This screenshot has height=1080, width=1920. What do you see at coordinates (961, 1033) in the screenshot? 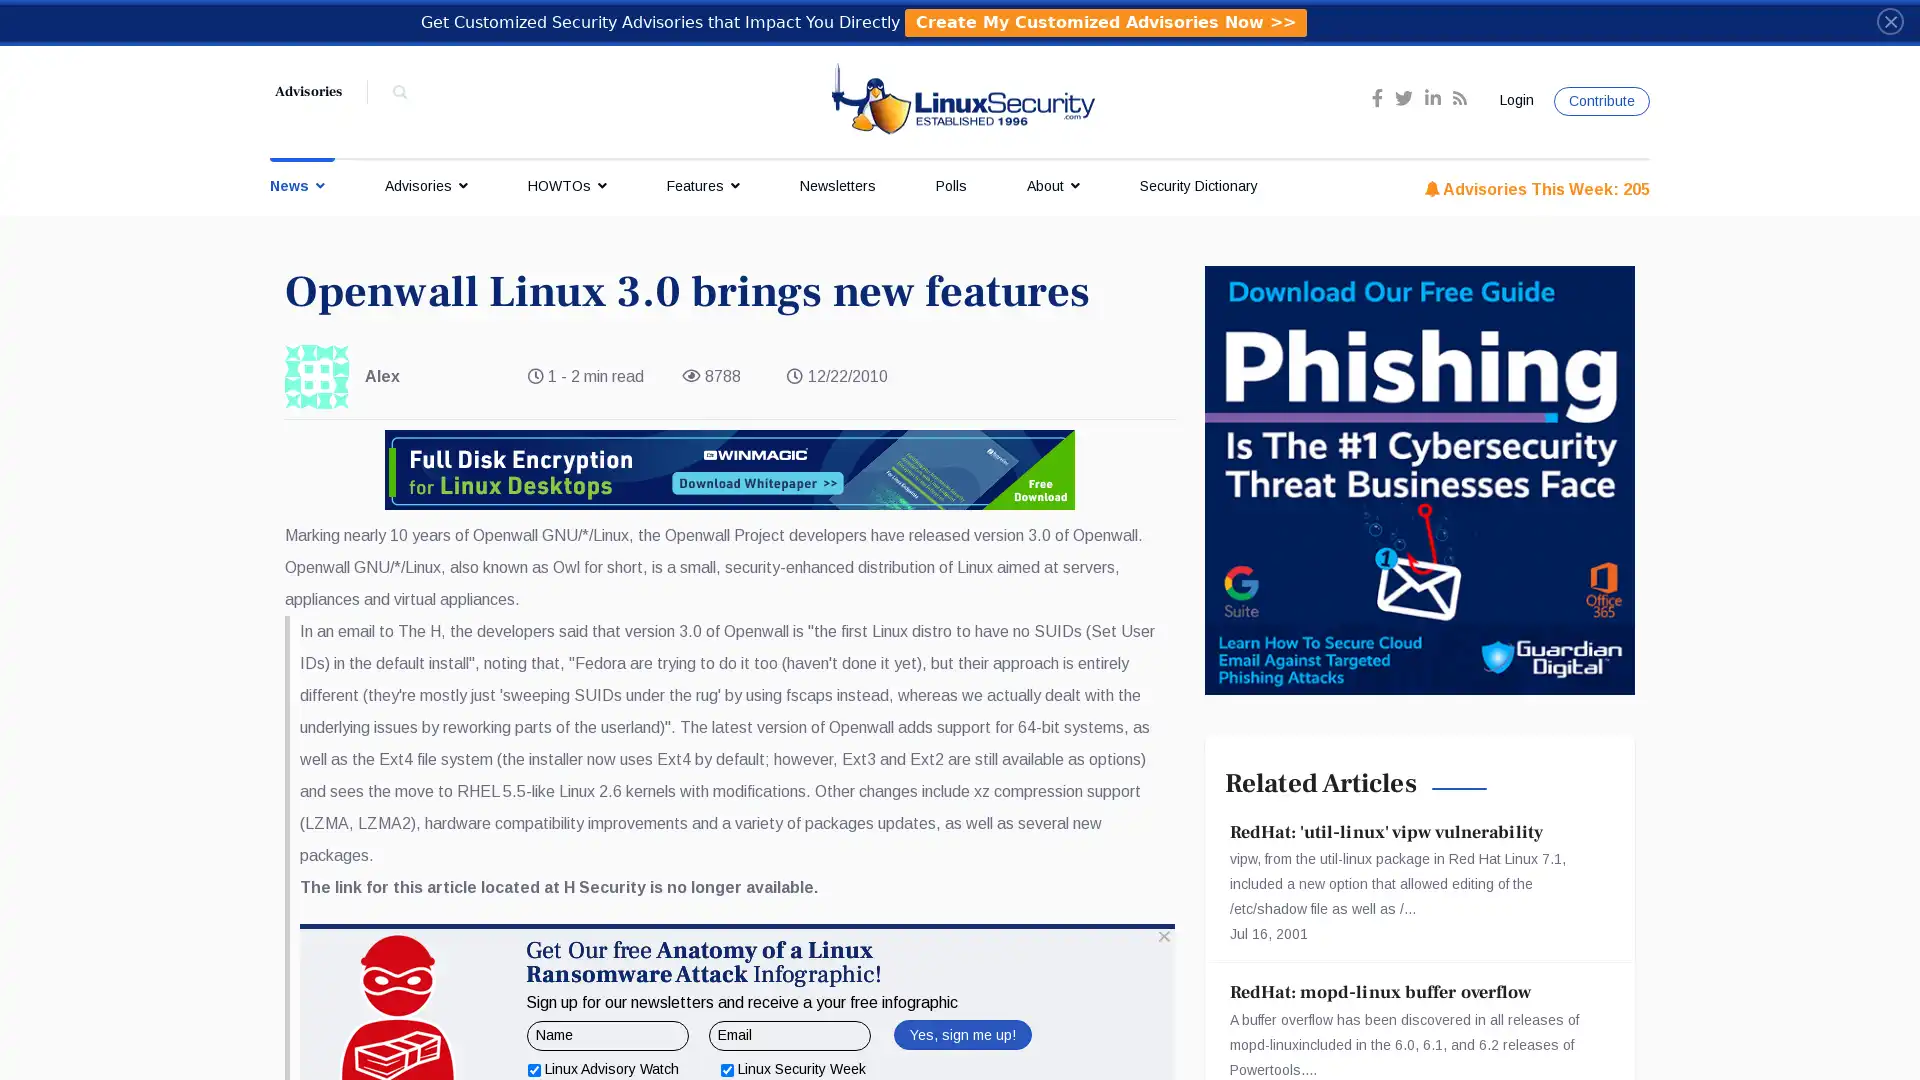
I see `Yes, sign me up!` at bounding box center [961, 1033].